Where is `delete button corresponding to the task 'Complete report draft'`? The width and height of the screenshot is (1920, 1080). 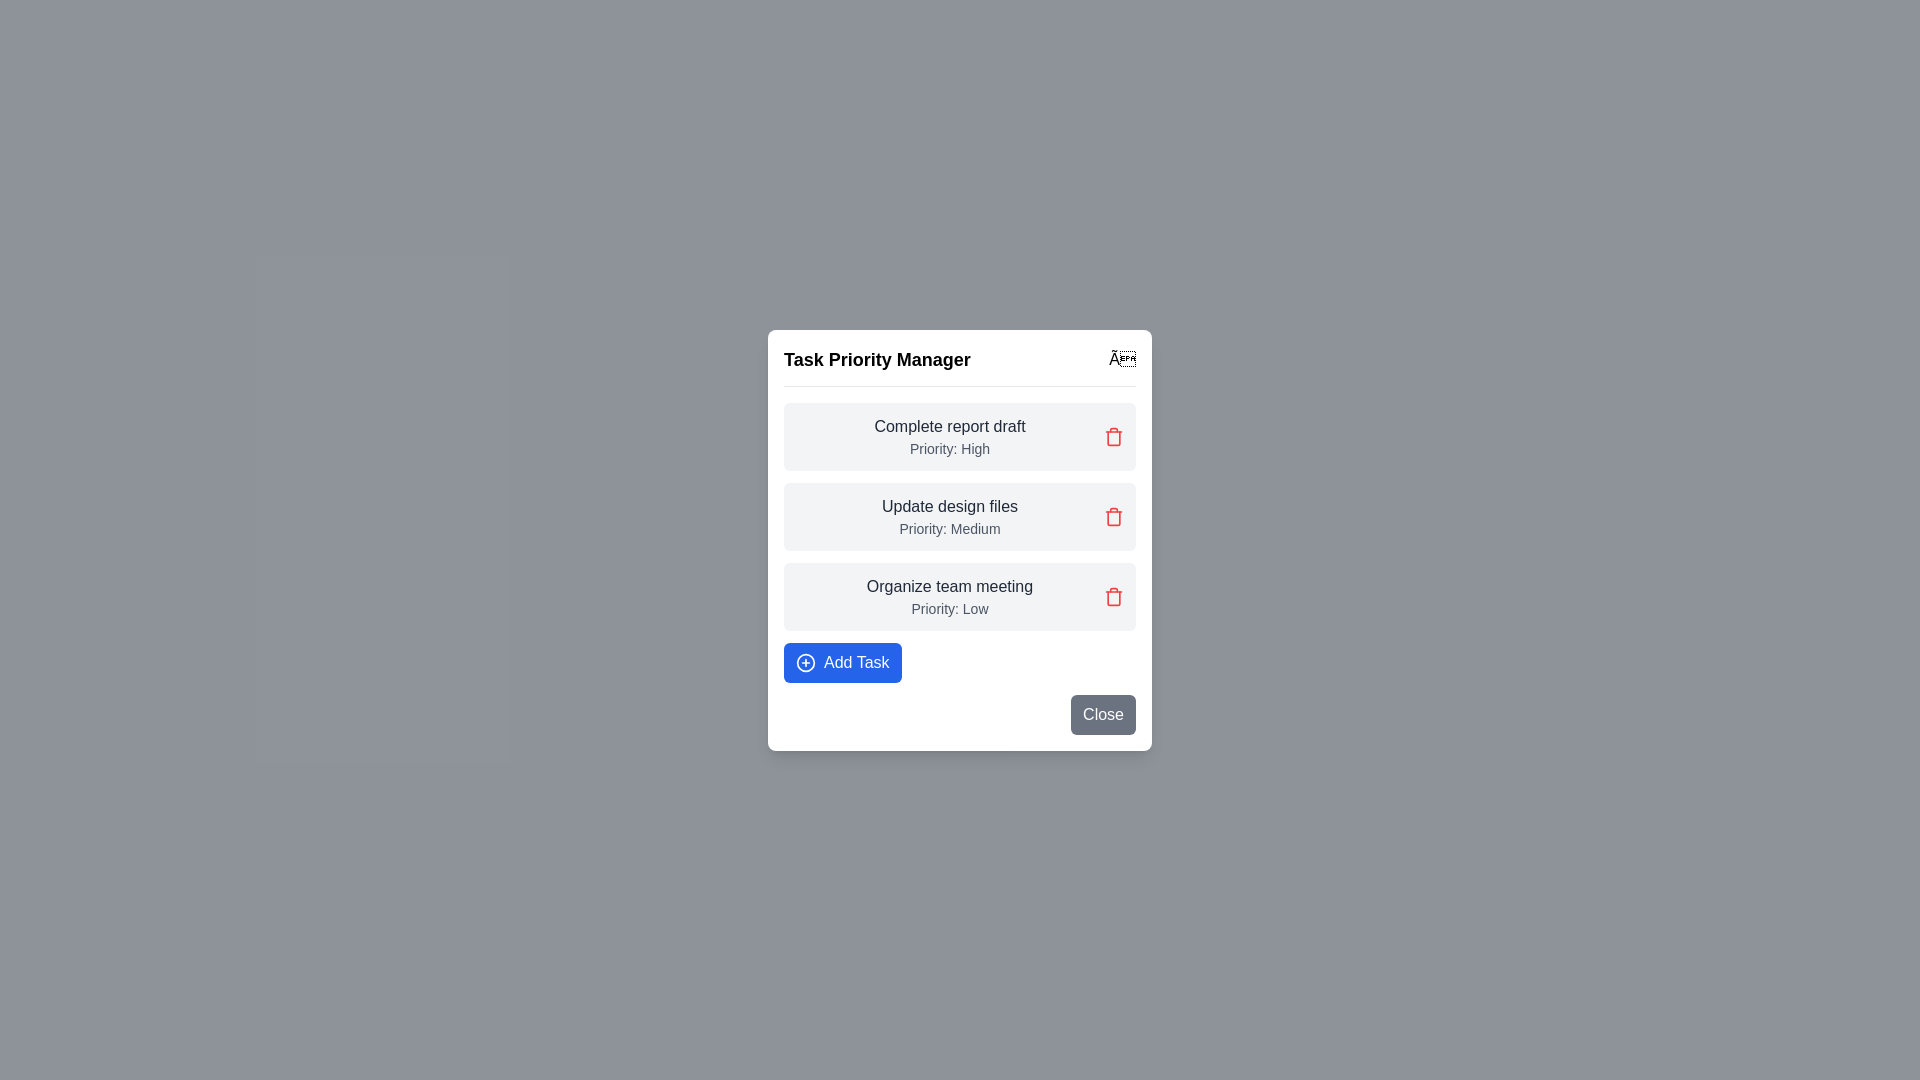 delete button corresponding to the task 'Complete report draft' is located at coordinates (1112, 435).